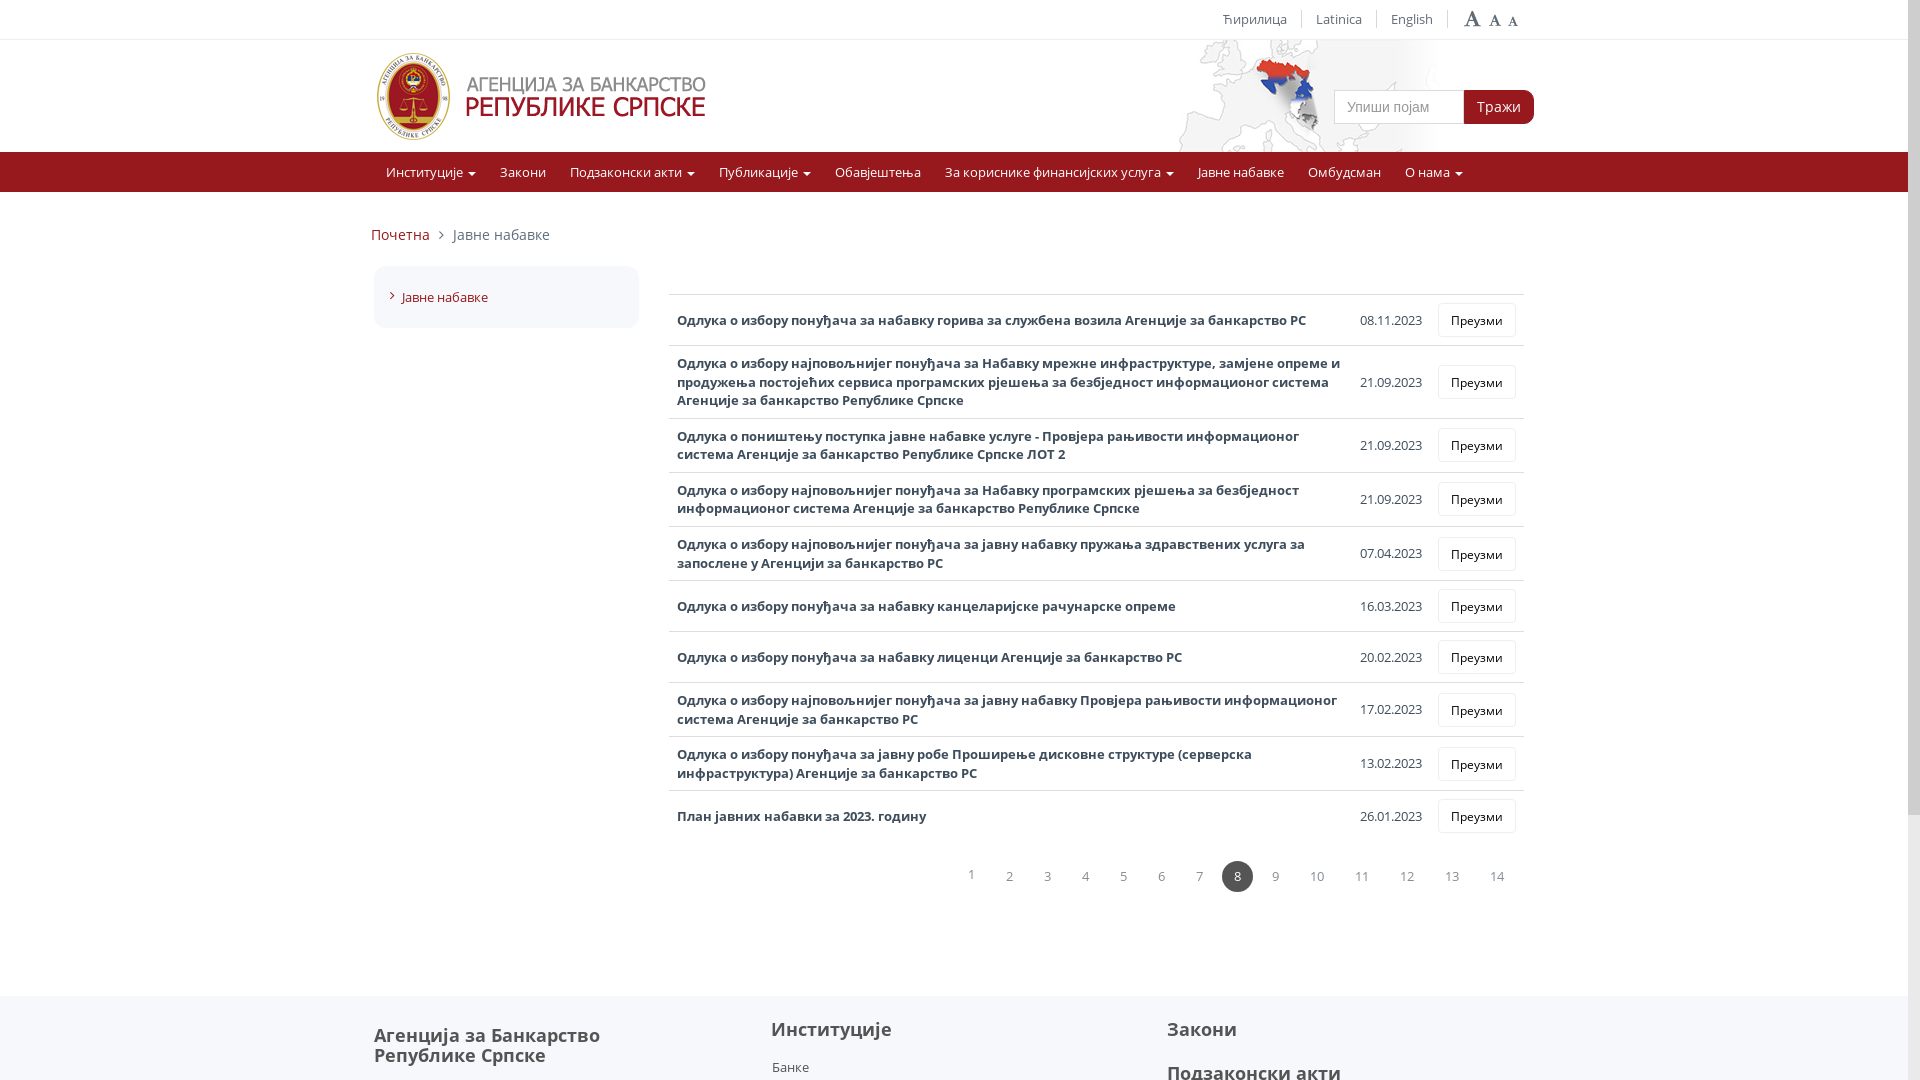 The image size is (1920, 1080). I want to click on '10', so click(1316, 875).